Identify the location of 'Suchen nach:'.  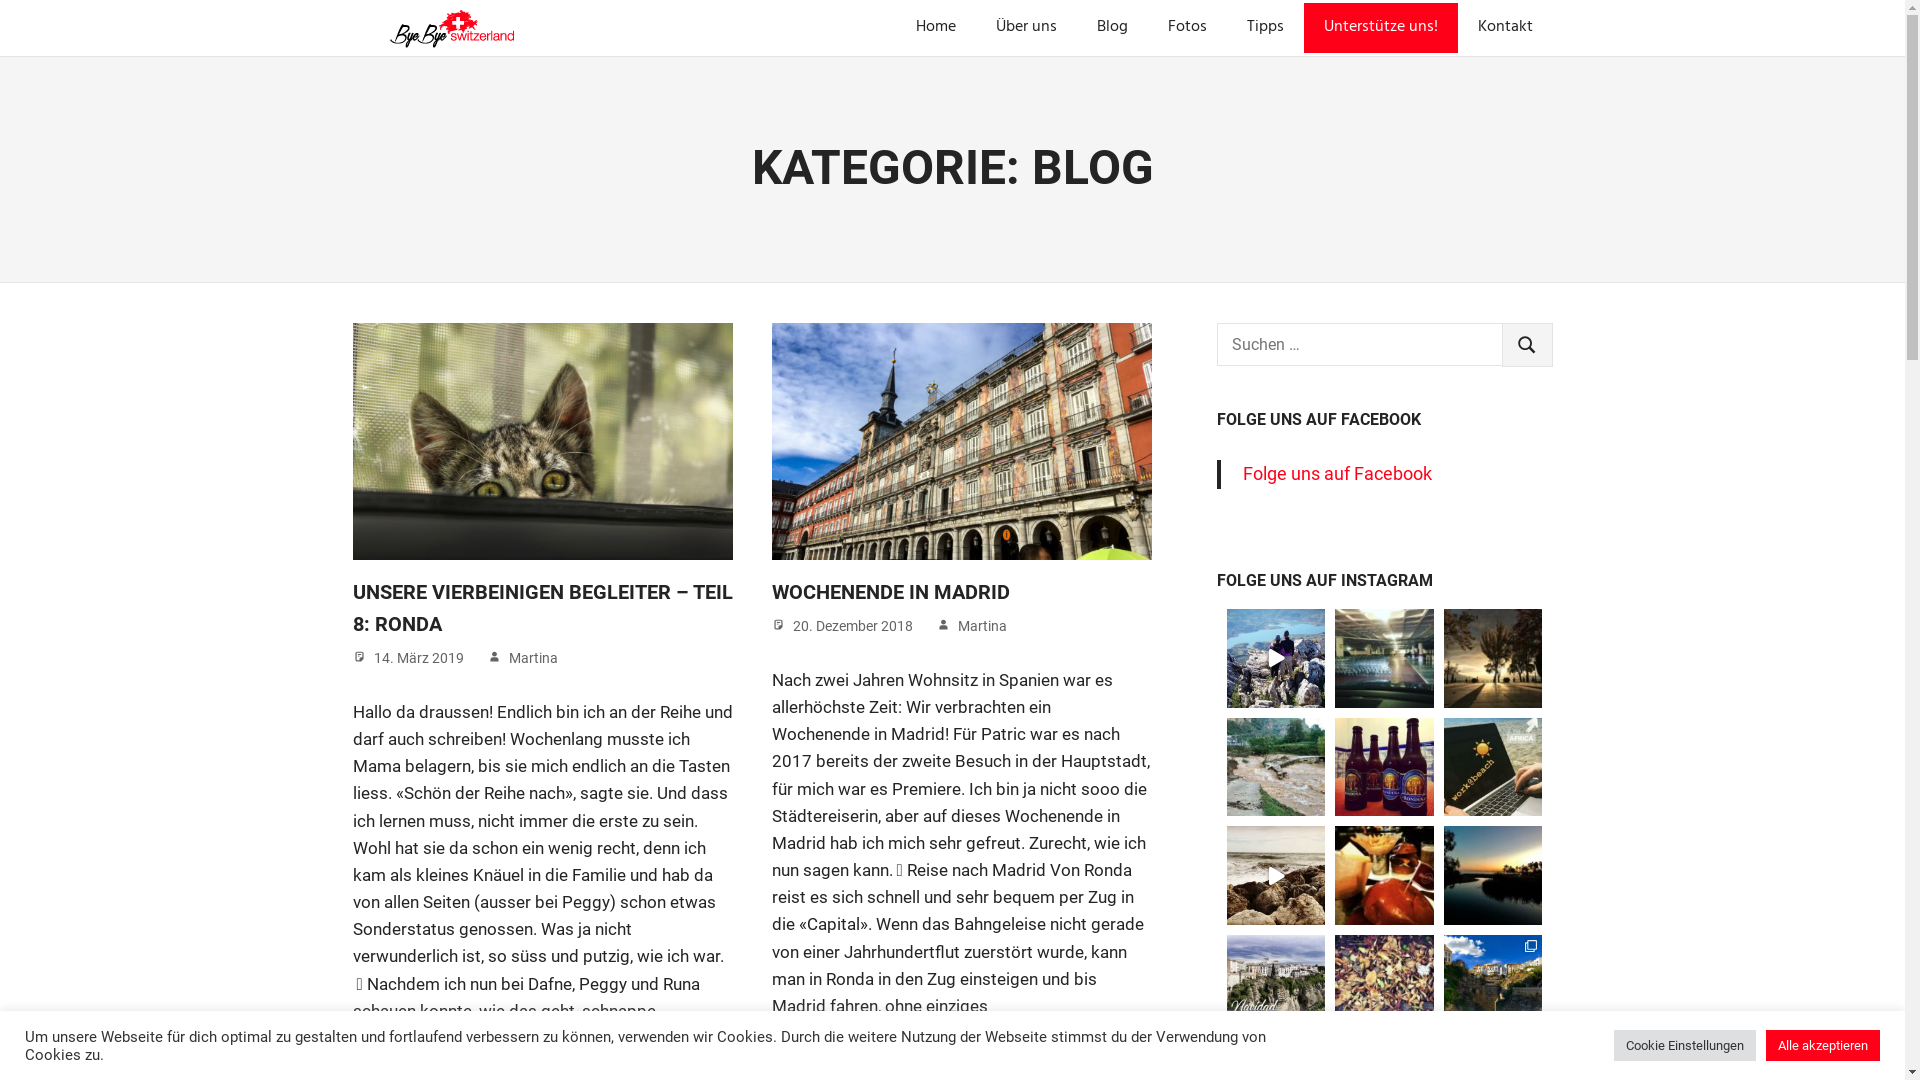
(1358, 343).